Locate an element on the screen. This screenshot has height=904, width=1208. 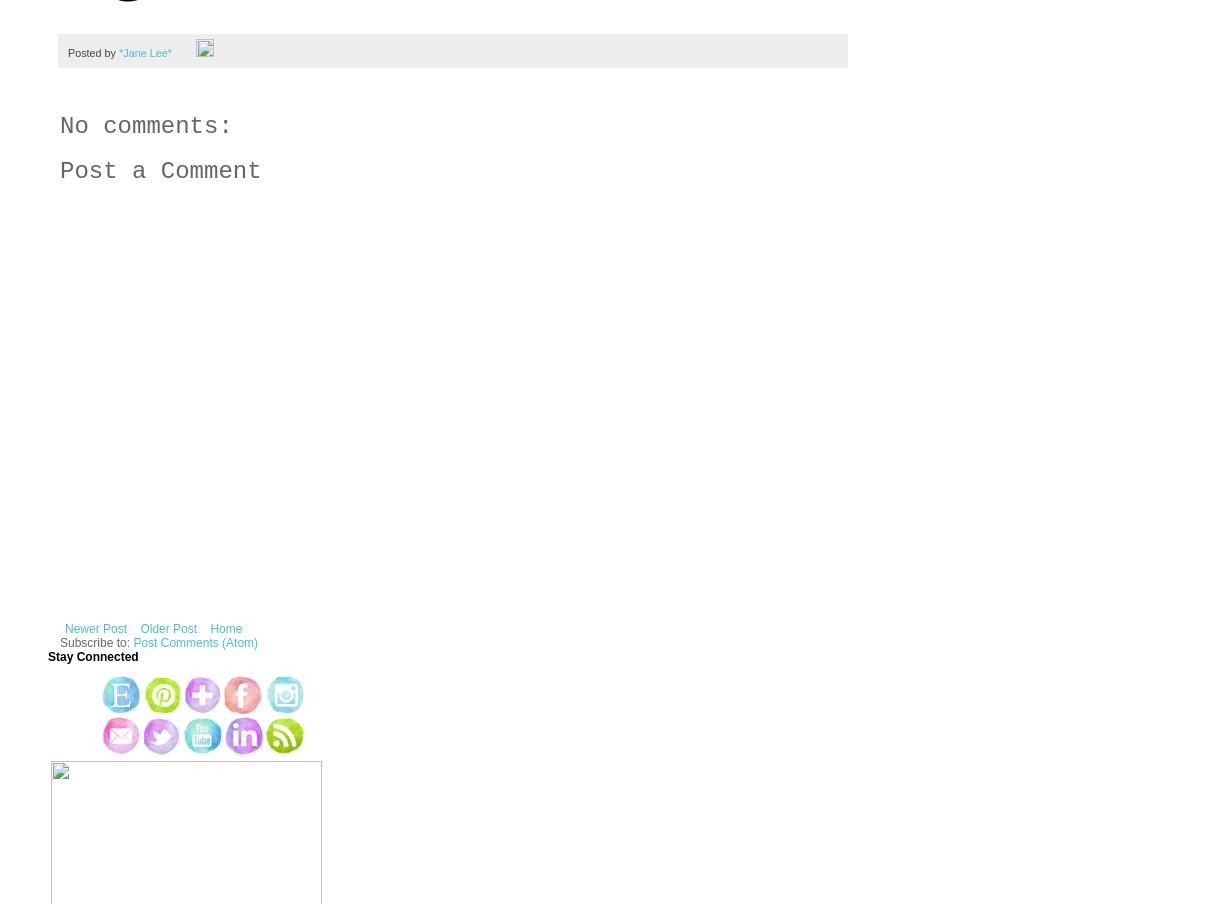
'*Jane Lee*' is located at coordinates (143, 50).